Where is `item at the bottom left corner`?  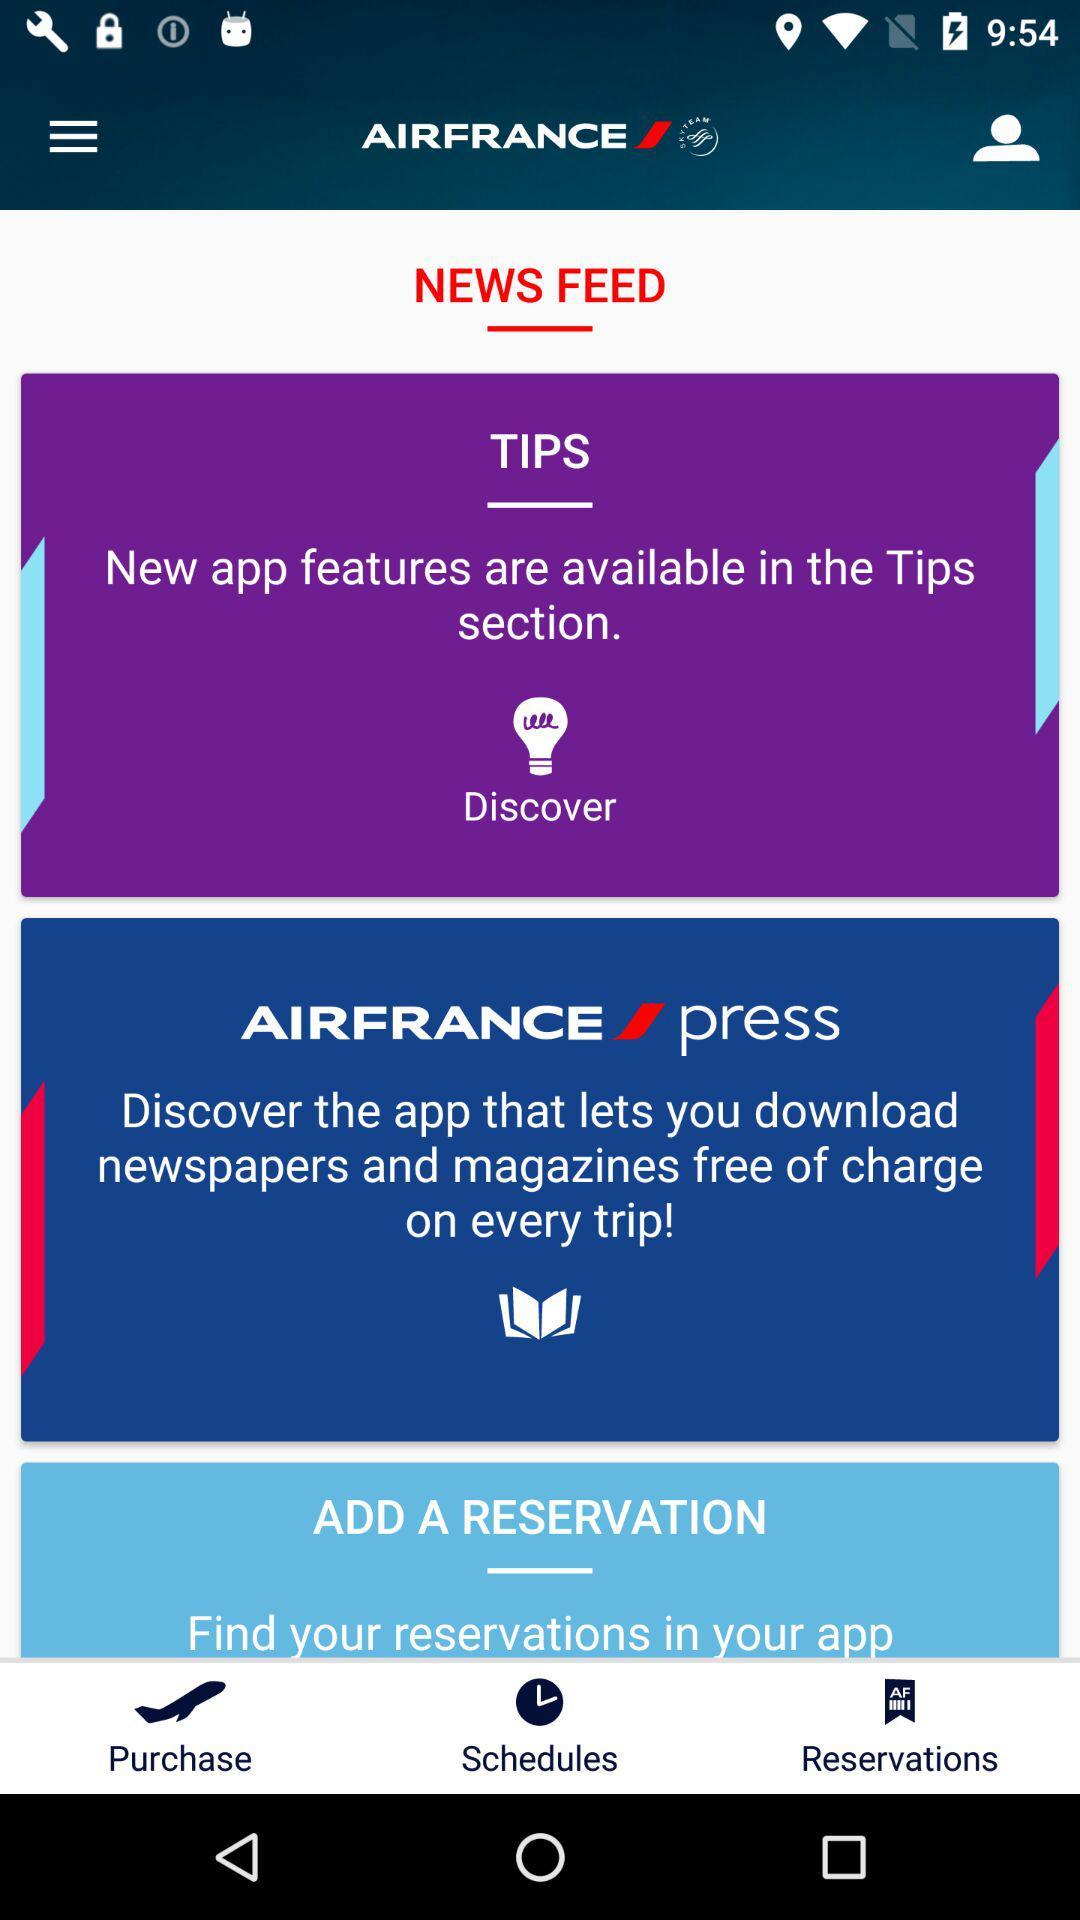 item at the bottom left corner is located at coordinates (180, 1727).